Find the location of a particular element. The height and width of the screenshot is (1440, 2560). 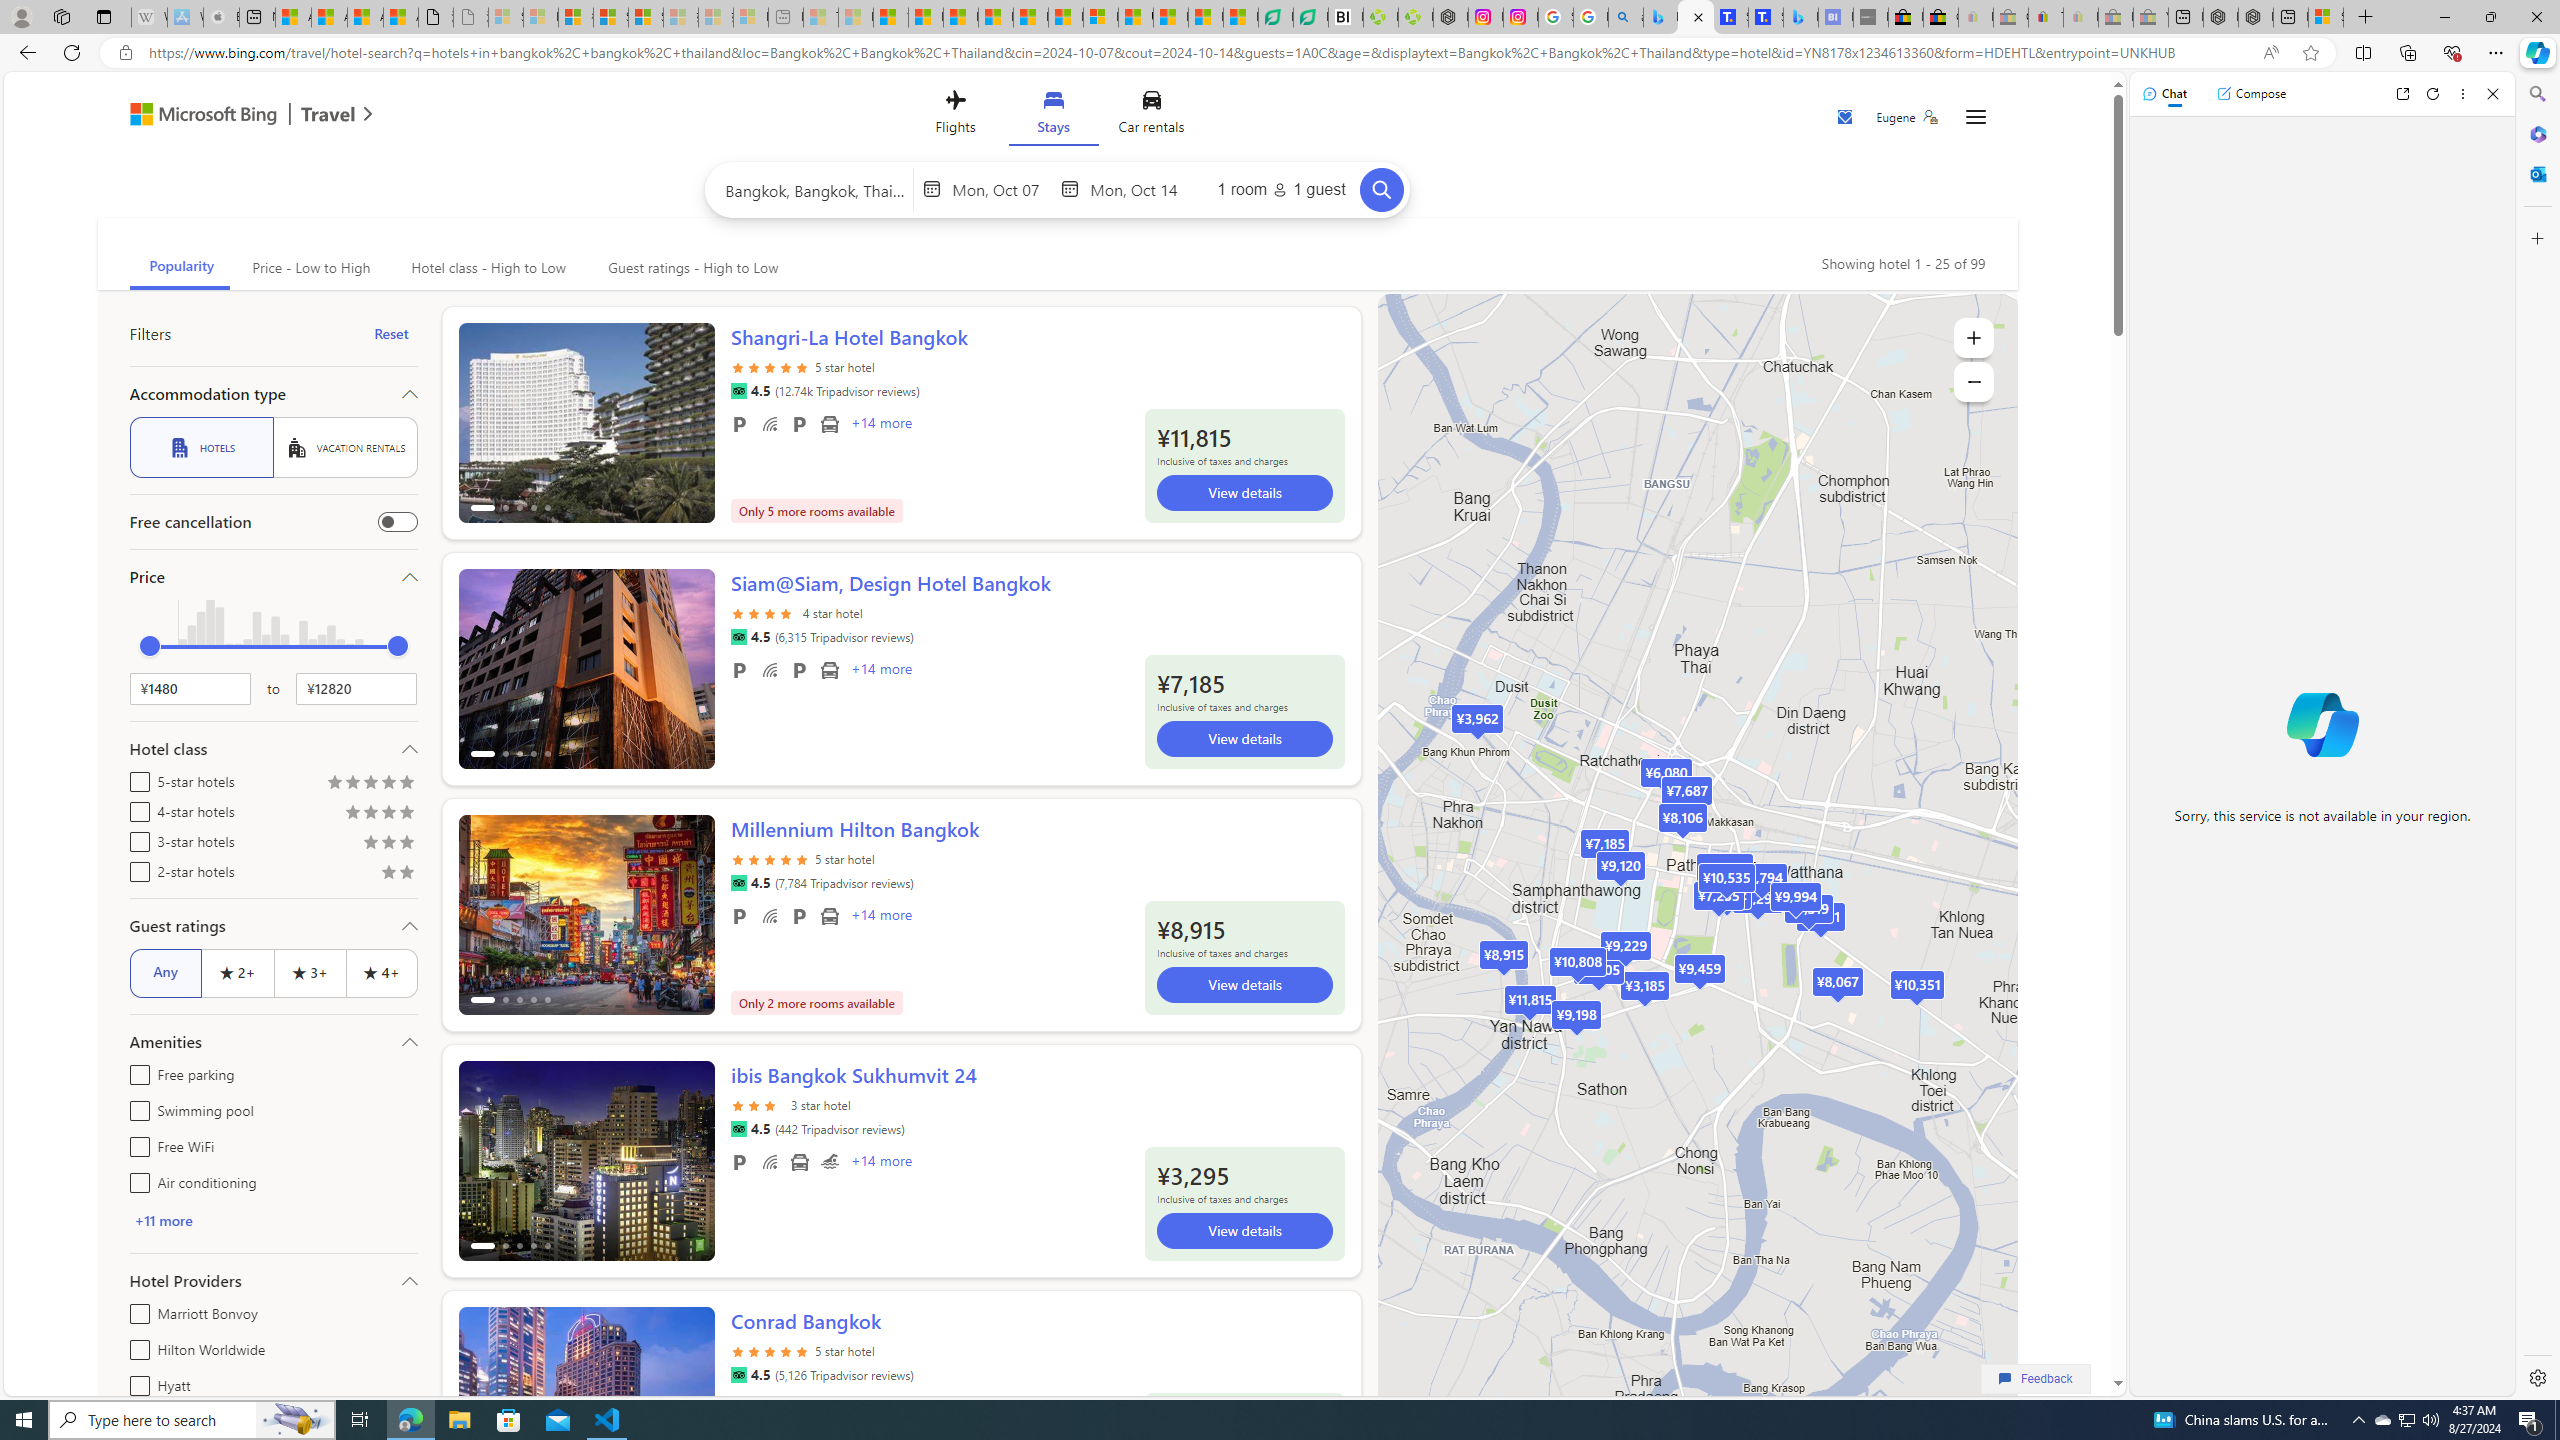

'5-star hotels' is located at coordinates (134, 777).